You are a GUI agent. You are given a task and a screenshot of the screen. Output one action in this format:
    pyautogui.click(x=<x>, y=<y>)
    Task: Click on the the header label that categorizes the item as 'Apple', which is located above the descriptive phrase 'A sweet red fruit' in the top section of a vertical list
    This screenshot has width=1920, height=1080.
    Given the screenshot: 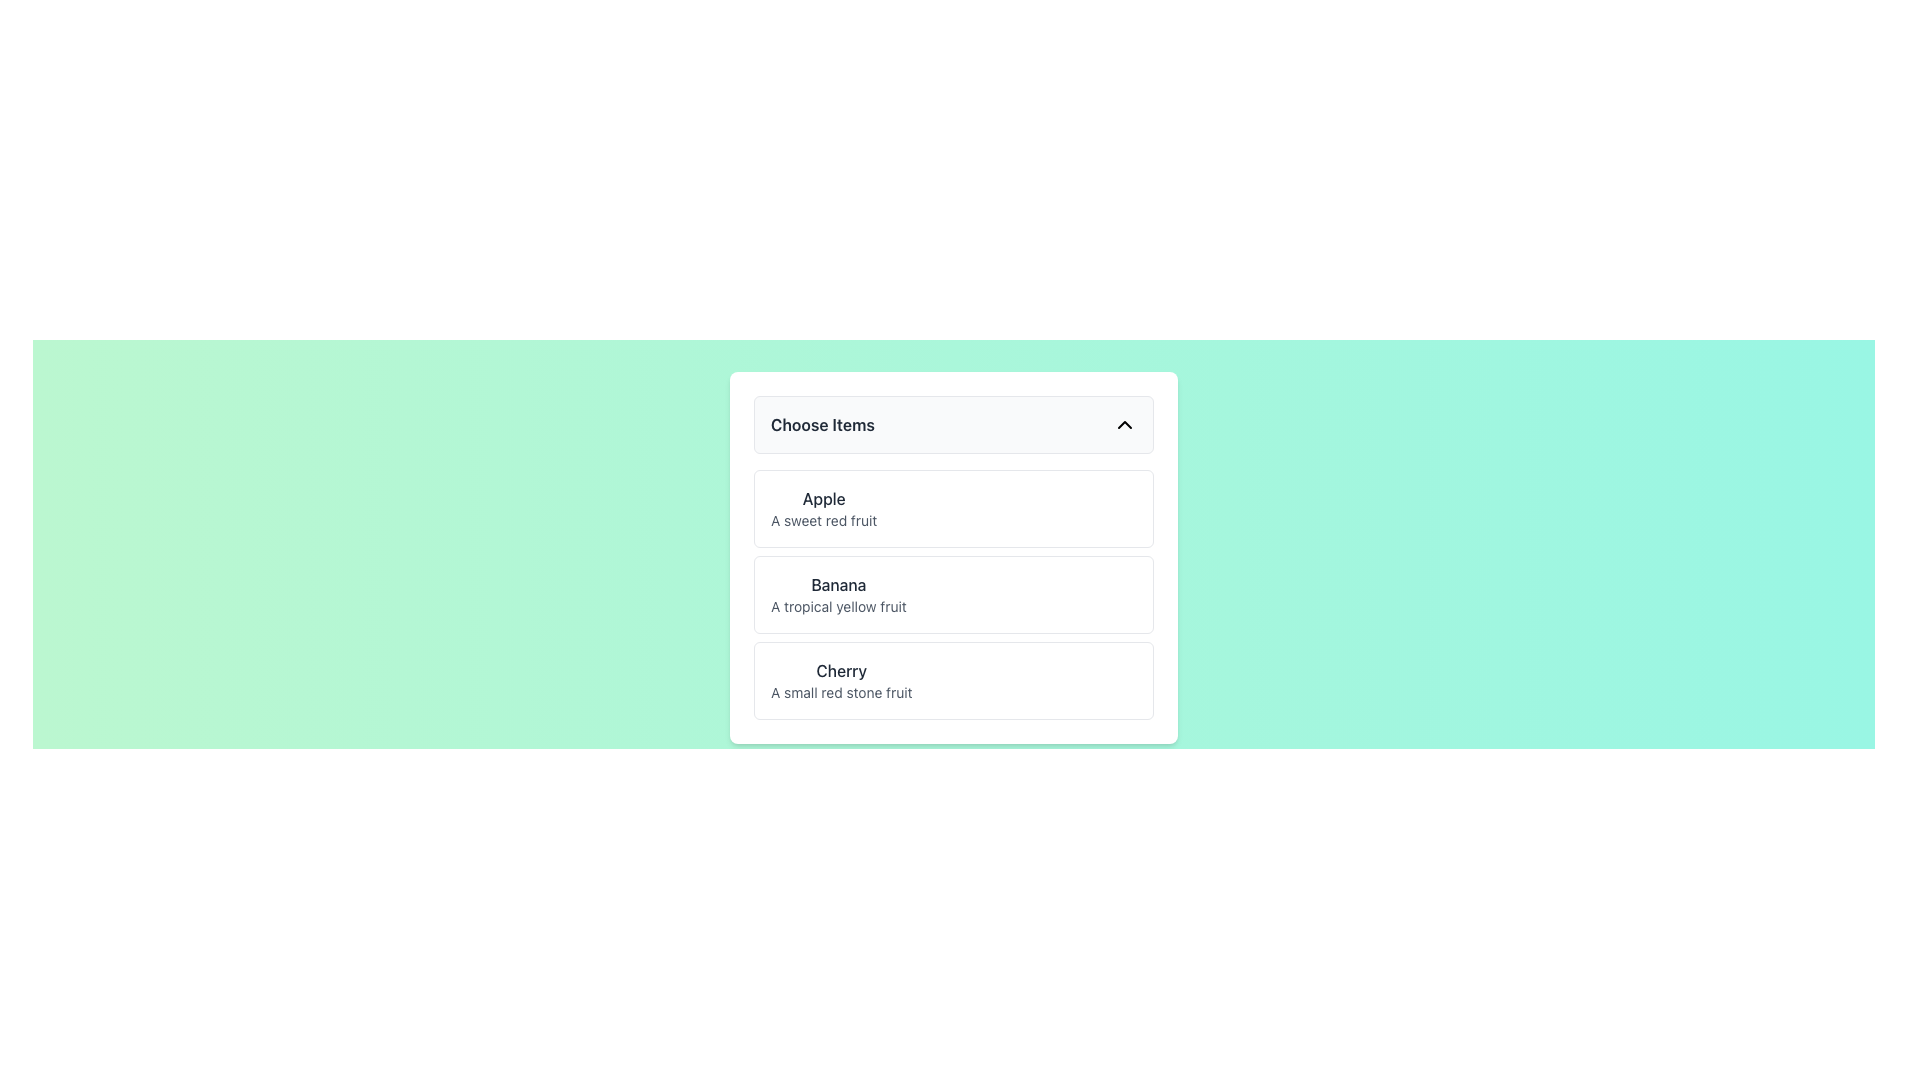 What is the action you would take?
    pyautogui.click(x=824, y=497)
    